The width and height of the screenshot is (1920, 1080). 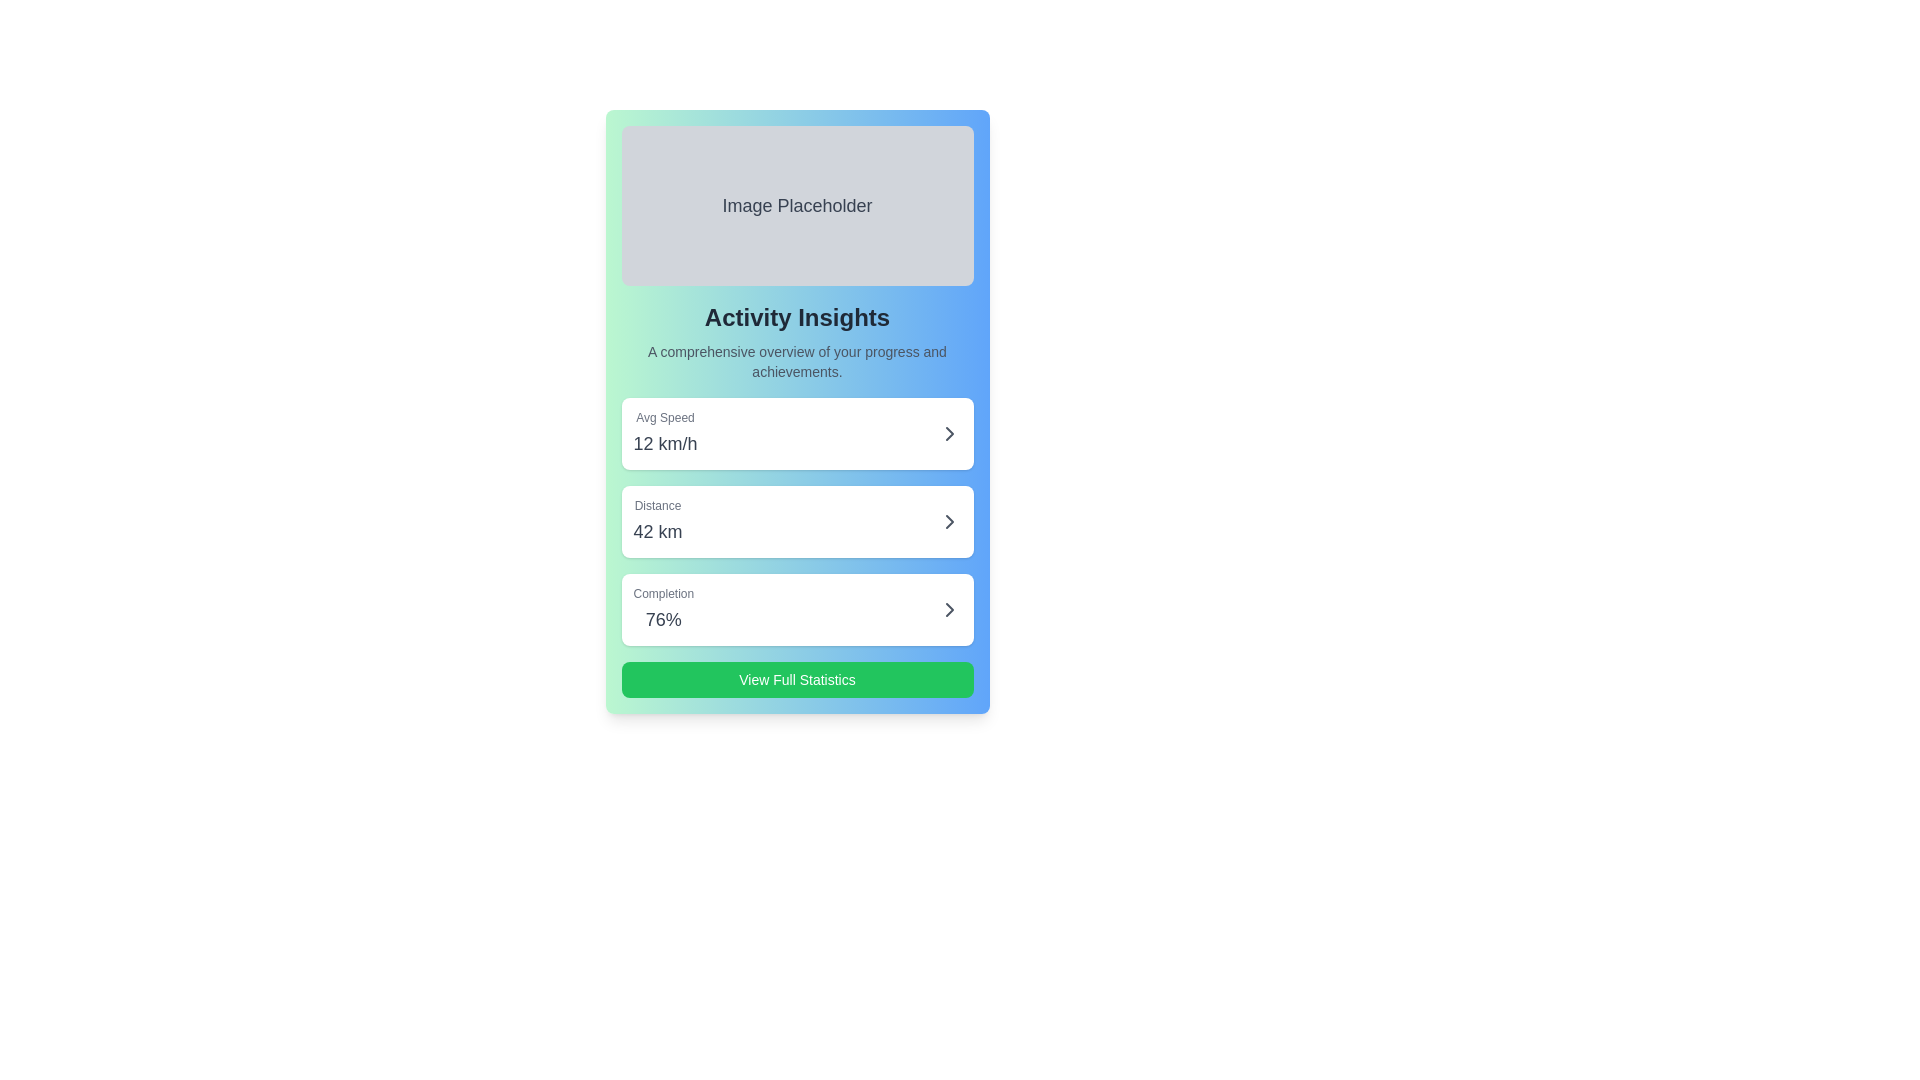 I want to click on the chevron icon pointing right that is located at the far right of the 'Distance' row, following the text '42 km', so click(x=948, y=520).